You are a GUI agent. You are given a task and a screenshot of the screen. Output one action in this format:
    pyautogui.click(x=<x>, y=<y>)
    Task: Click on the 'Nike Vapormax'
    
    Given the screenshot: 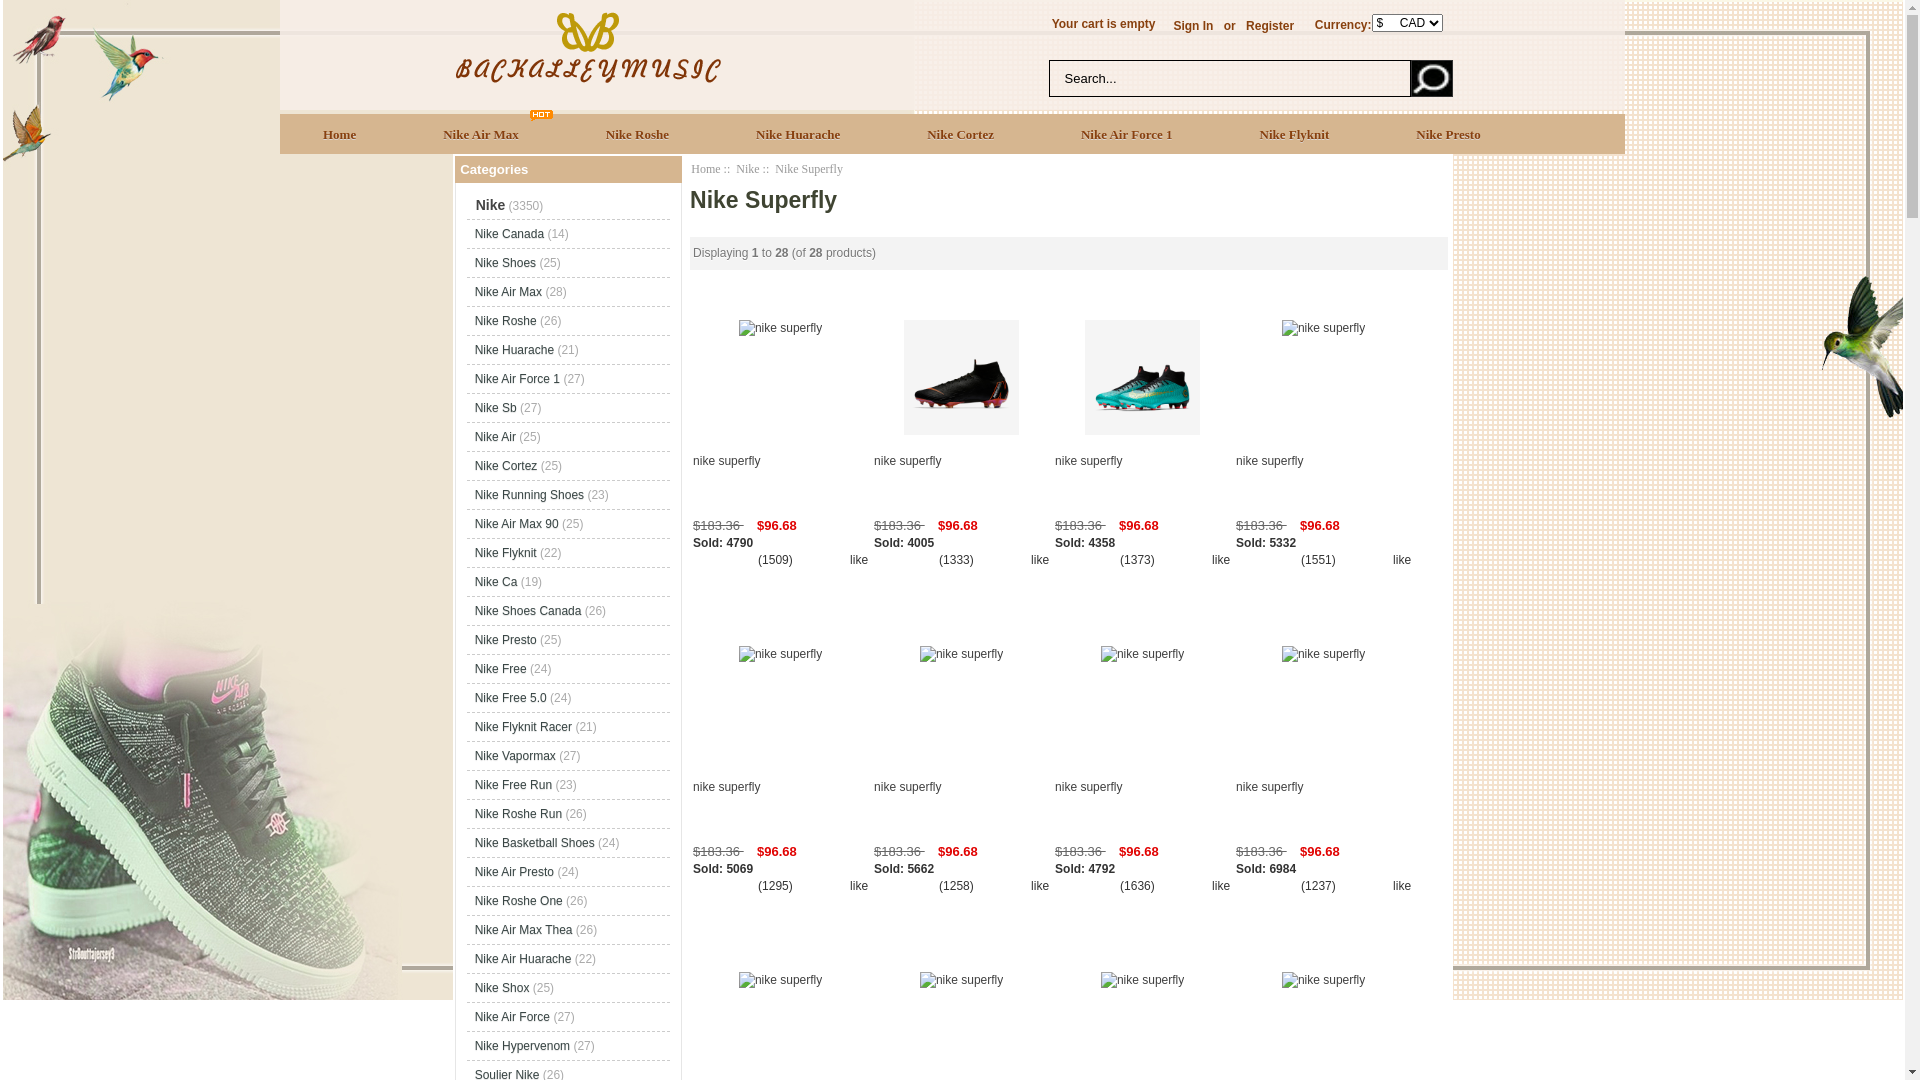 What is the action you would take?
    pyautogui.click(x=515, y=756)
    